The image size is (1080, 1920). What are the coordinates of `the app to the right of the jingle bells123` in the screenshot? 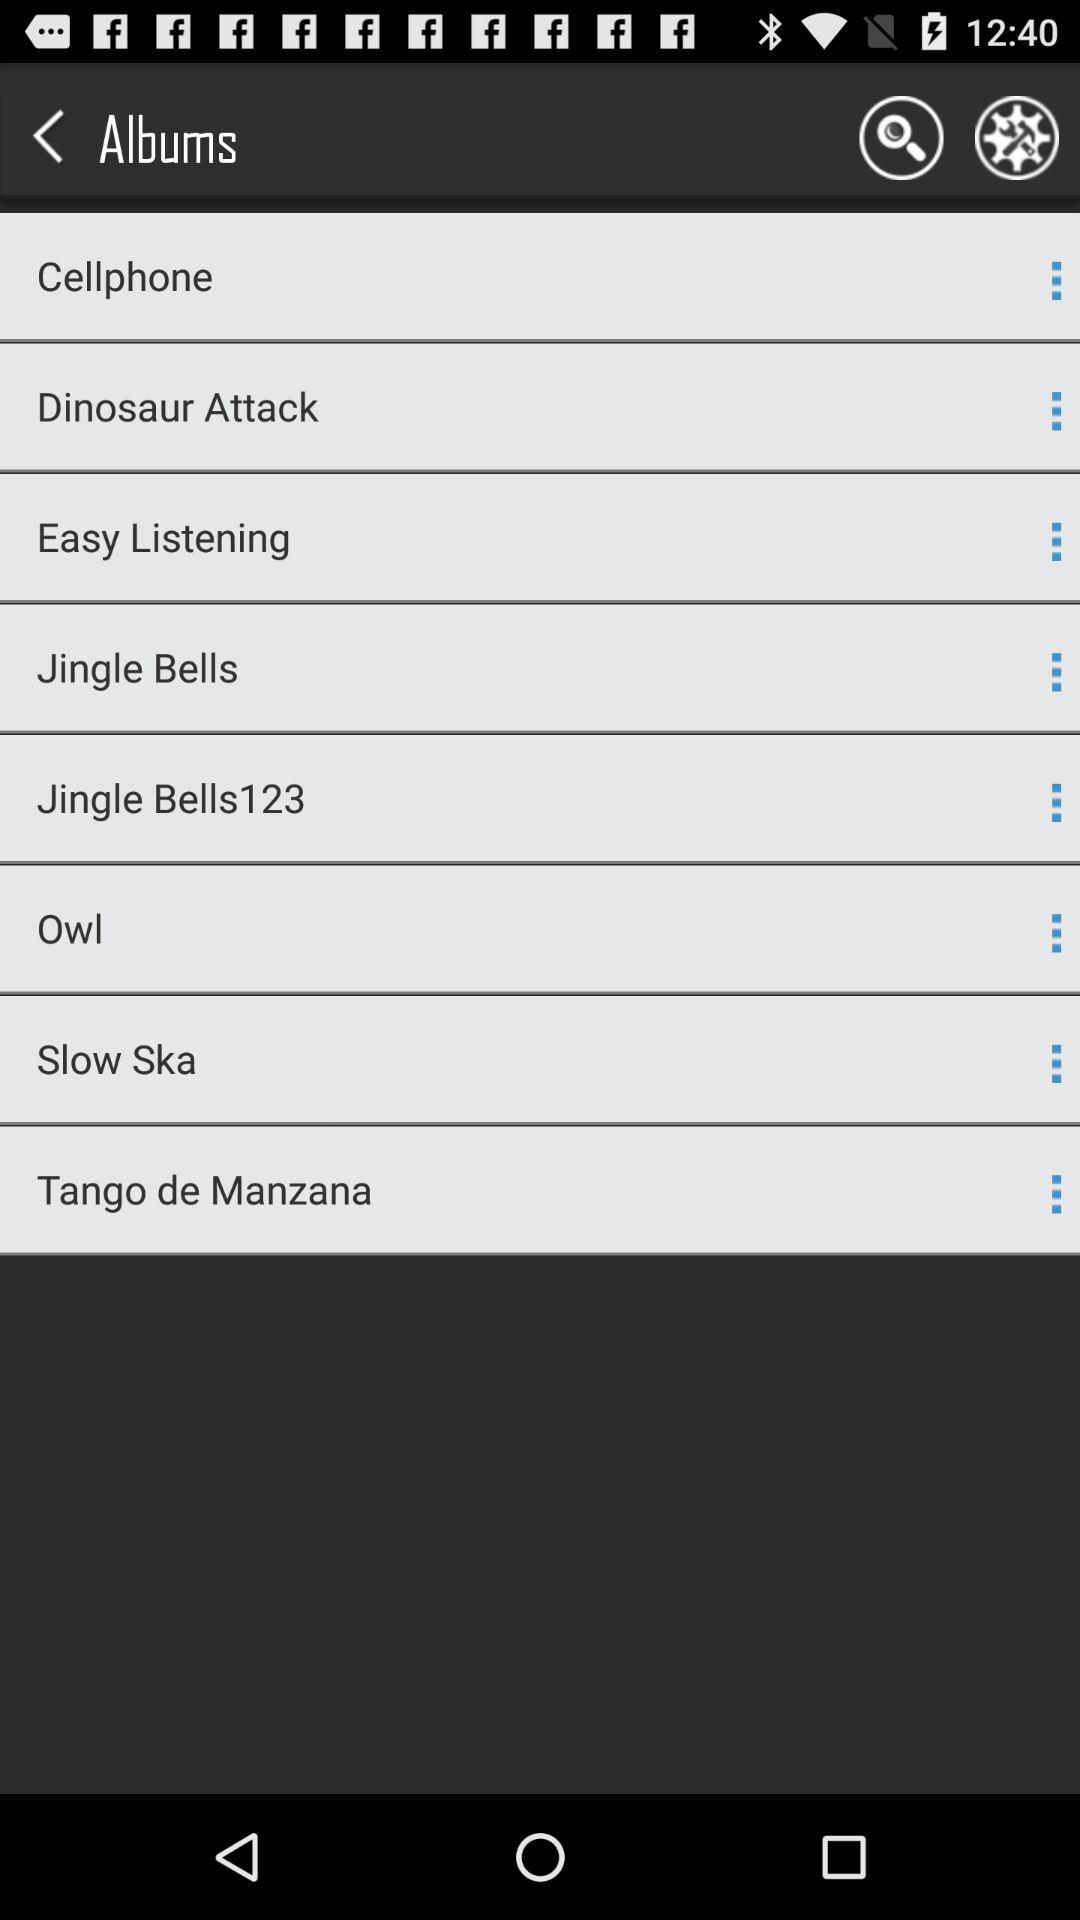 It's located at (1055, 802).